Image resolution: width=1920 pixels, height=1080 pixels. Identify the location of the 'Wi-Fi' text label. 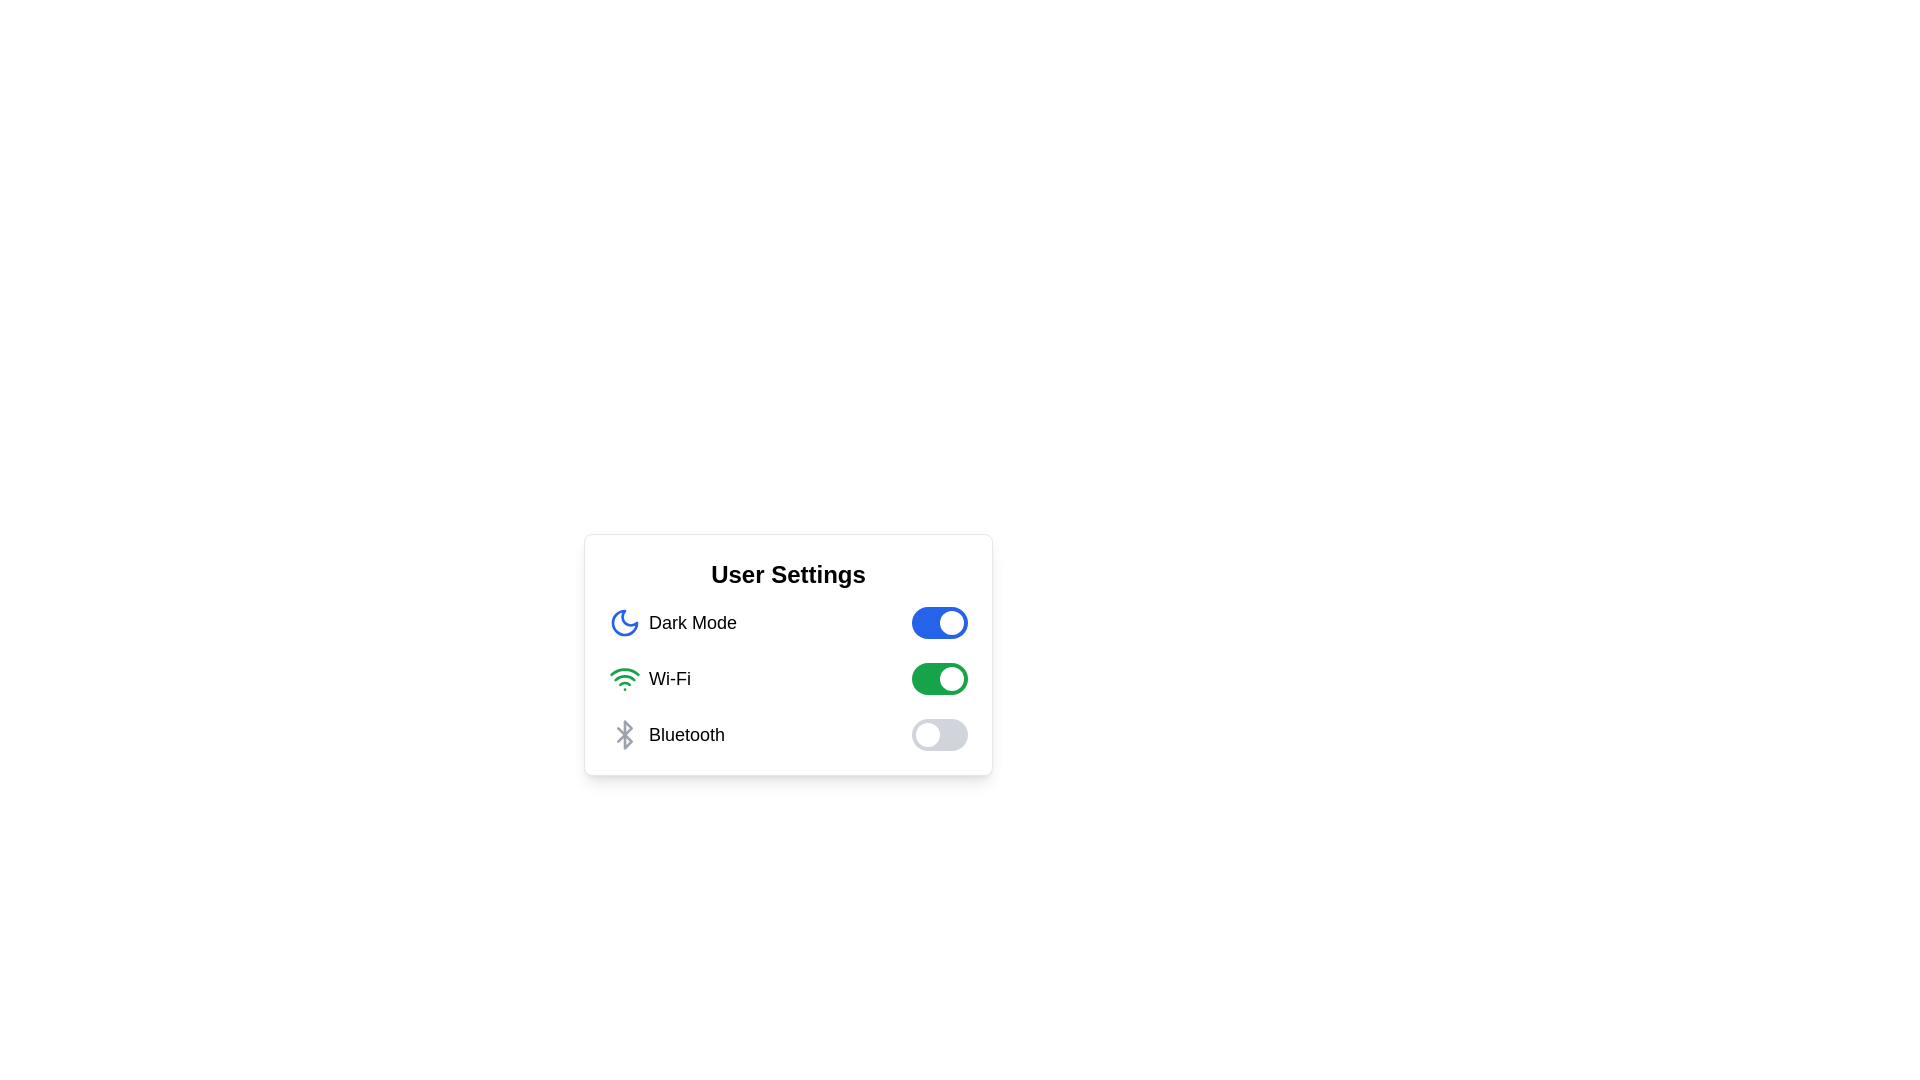
(649, 677).